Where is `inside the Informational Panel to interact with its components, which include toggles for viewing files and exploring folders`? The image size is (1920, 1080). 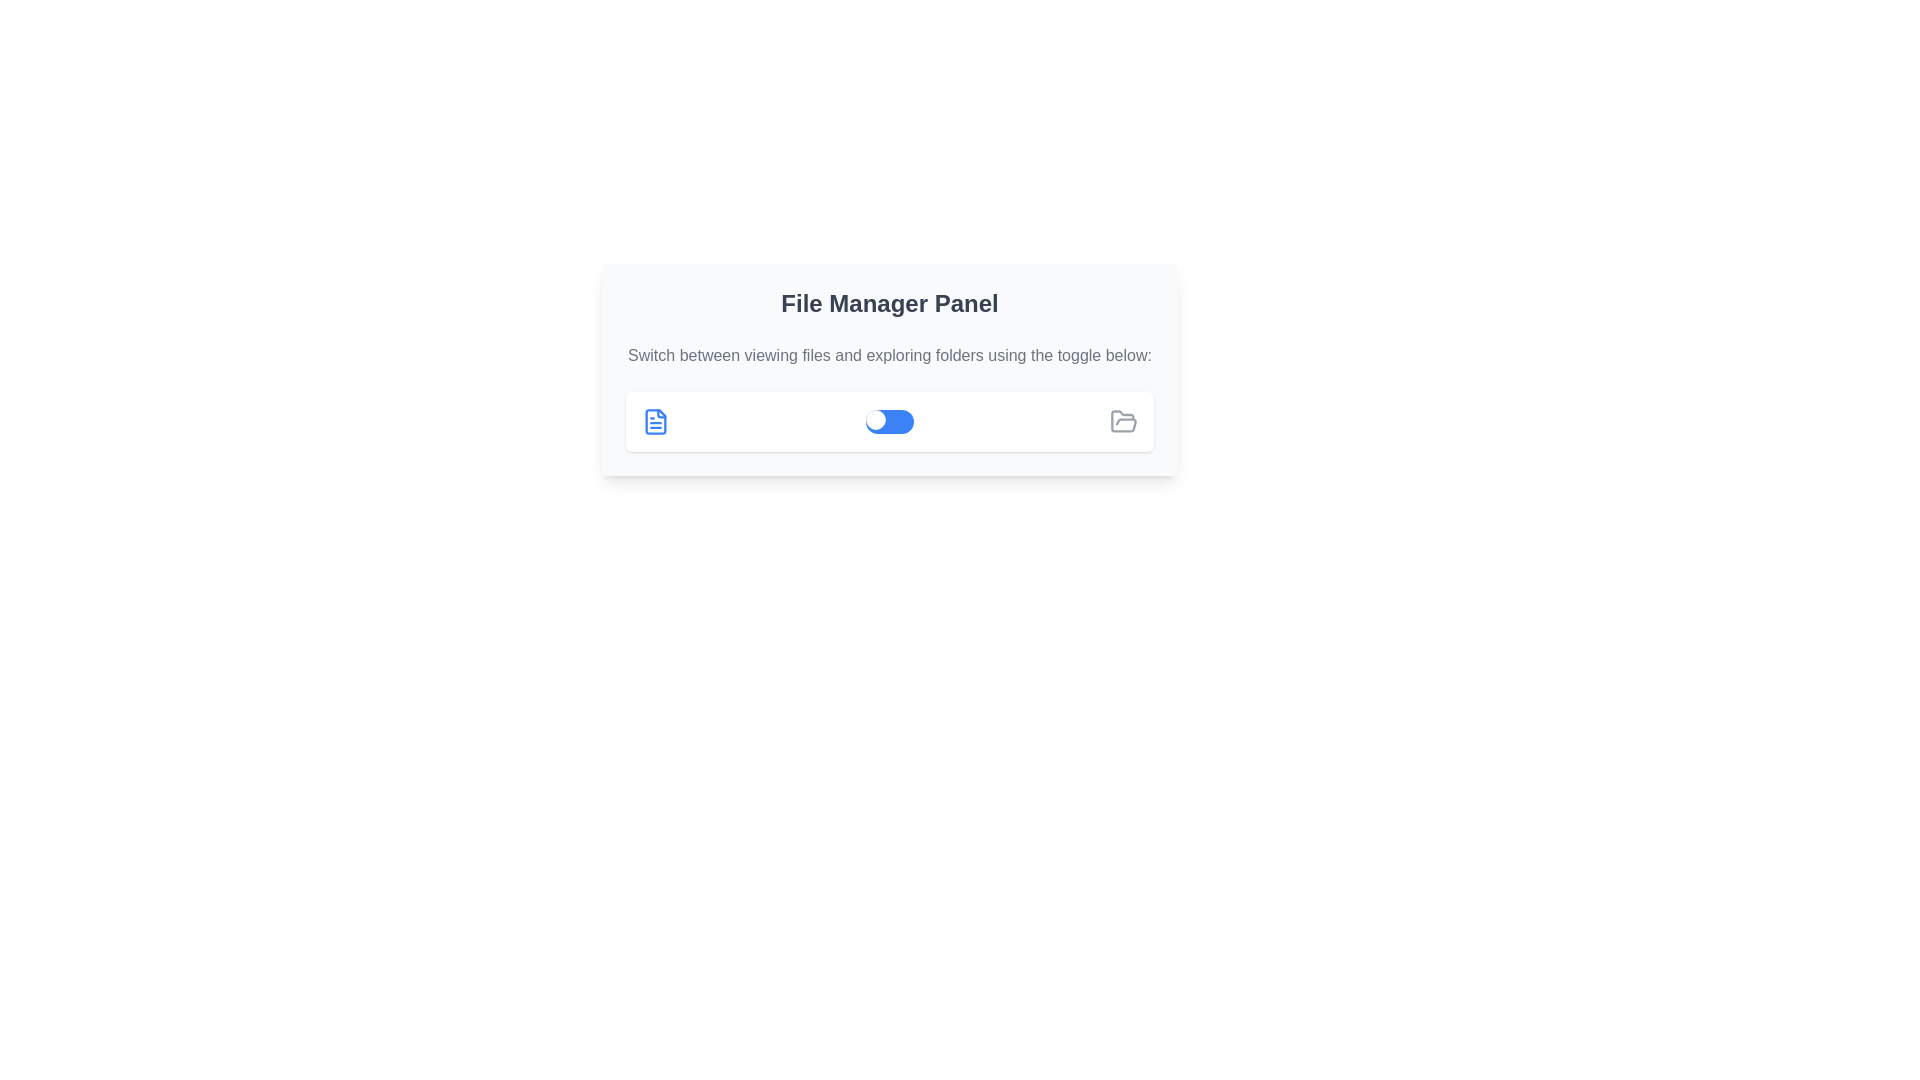
inside the Informational Panel to interact with its components, which include toggles for viewing files and exploring folders is located at coordinates (888, 370).